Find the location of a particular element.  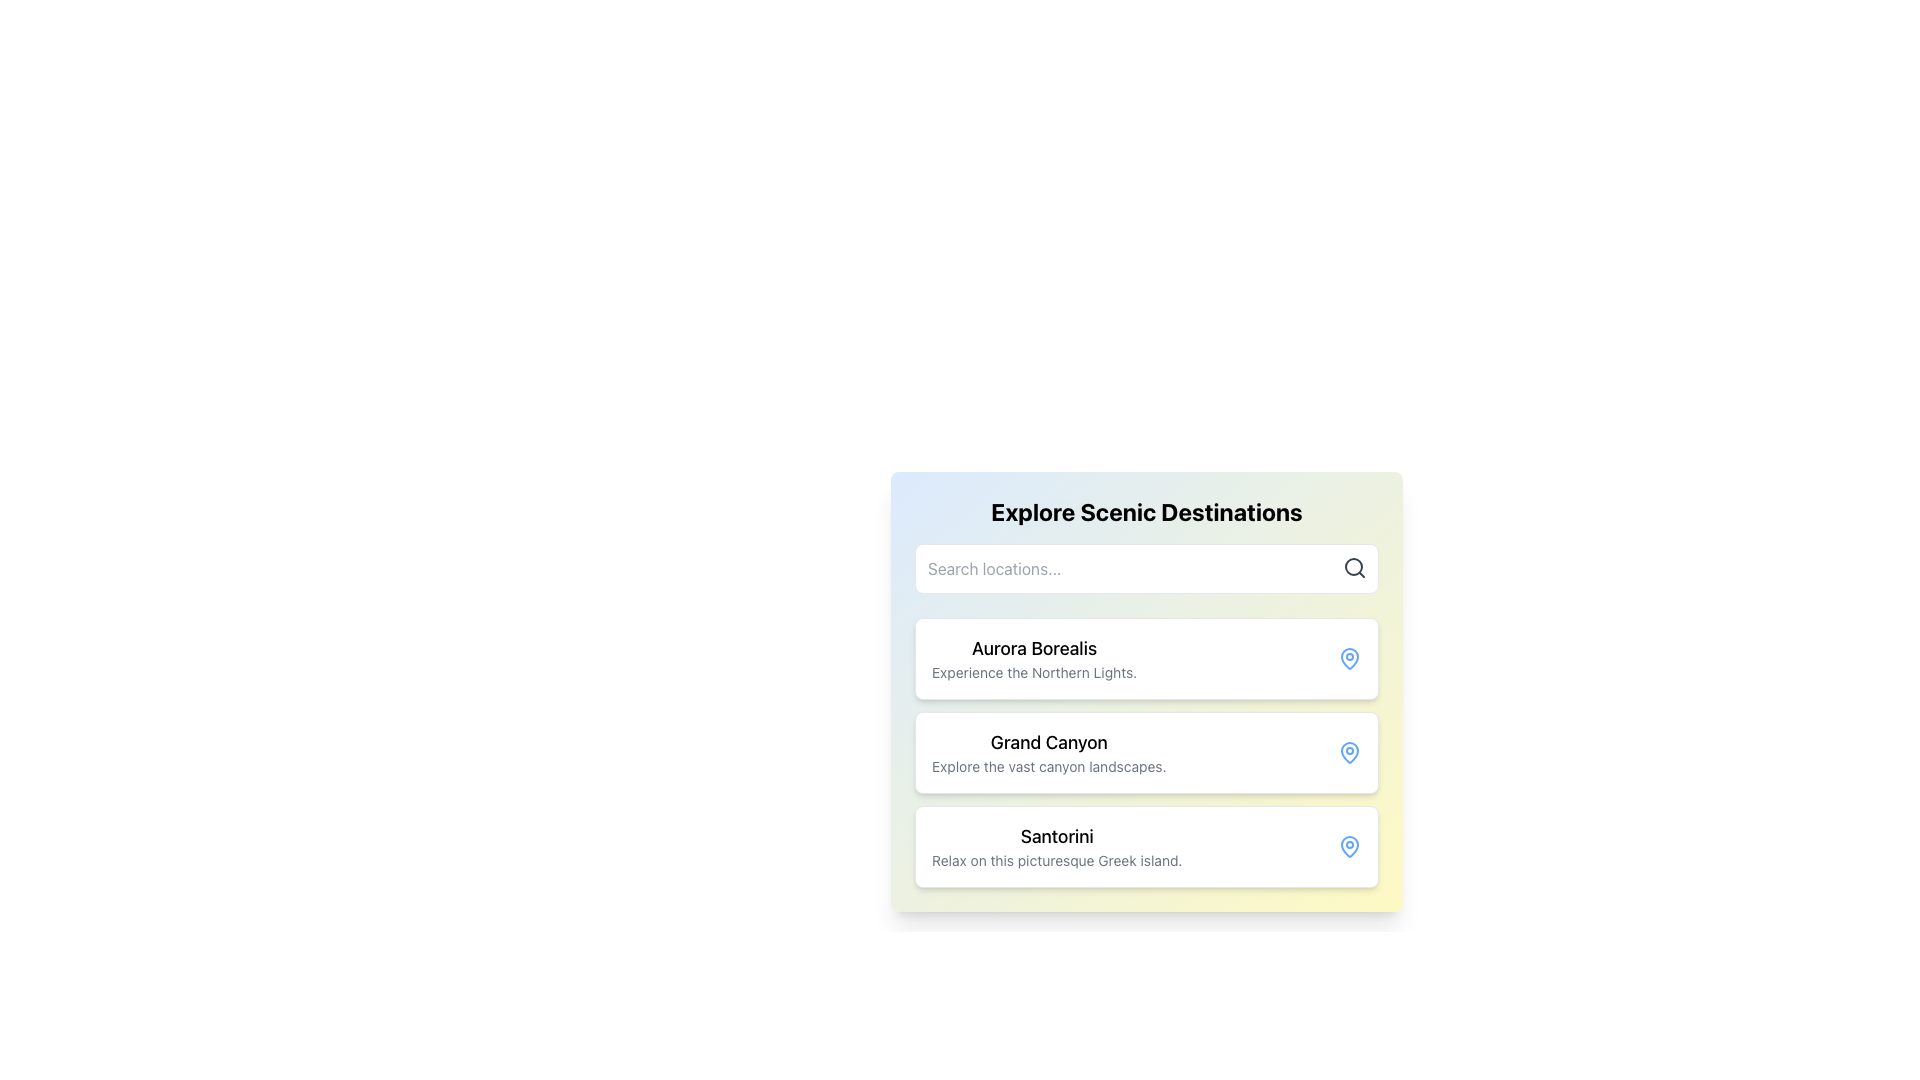

the descriptive text element located beneath the title 'Aurora Borealis' in the topmost card of scenic destinations is located at coordinates (1034, 672).